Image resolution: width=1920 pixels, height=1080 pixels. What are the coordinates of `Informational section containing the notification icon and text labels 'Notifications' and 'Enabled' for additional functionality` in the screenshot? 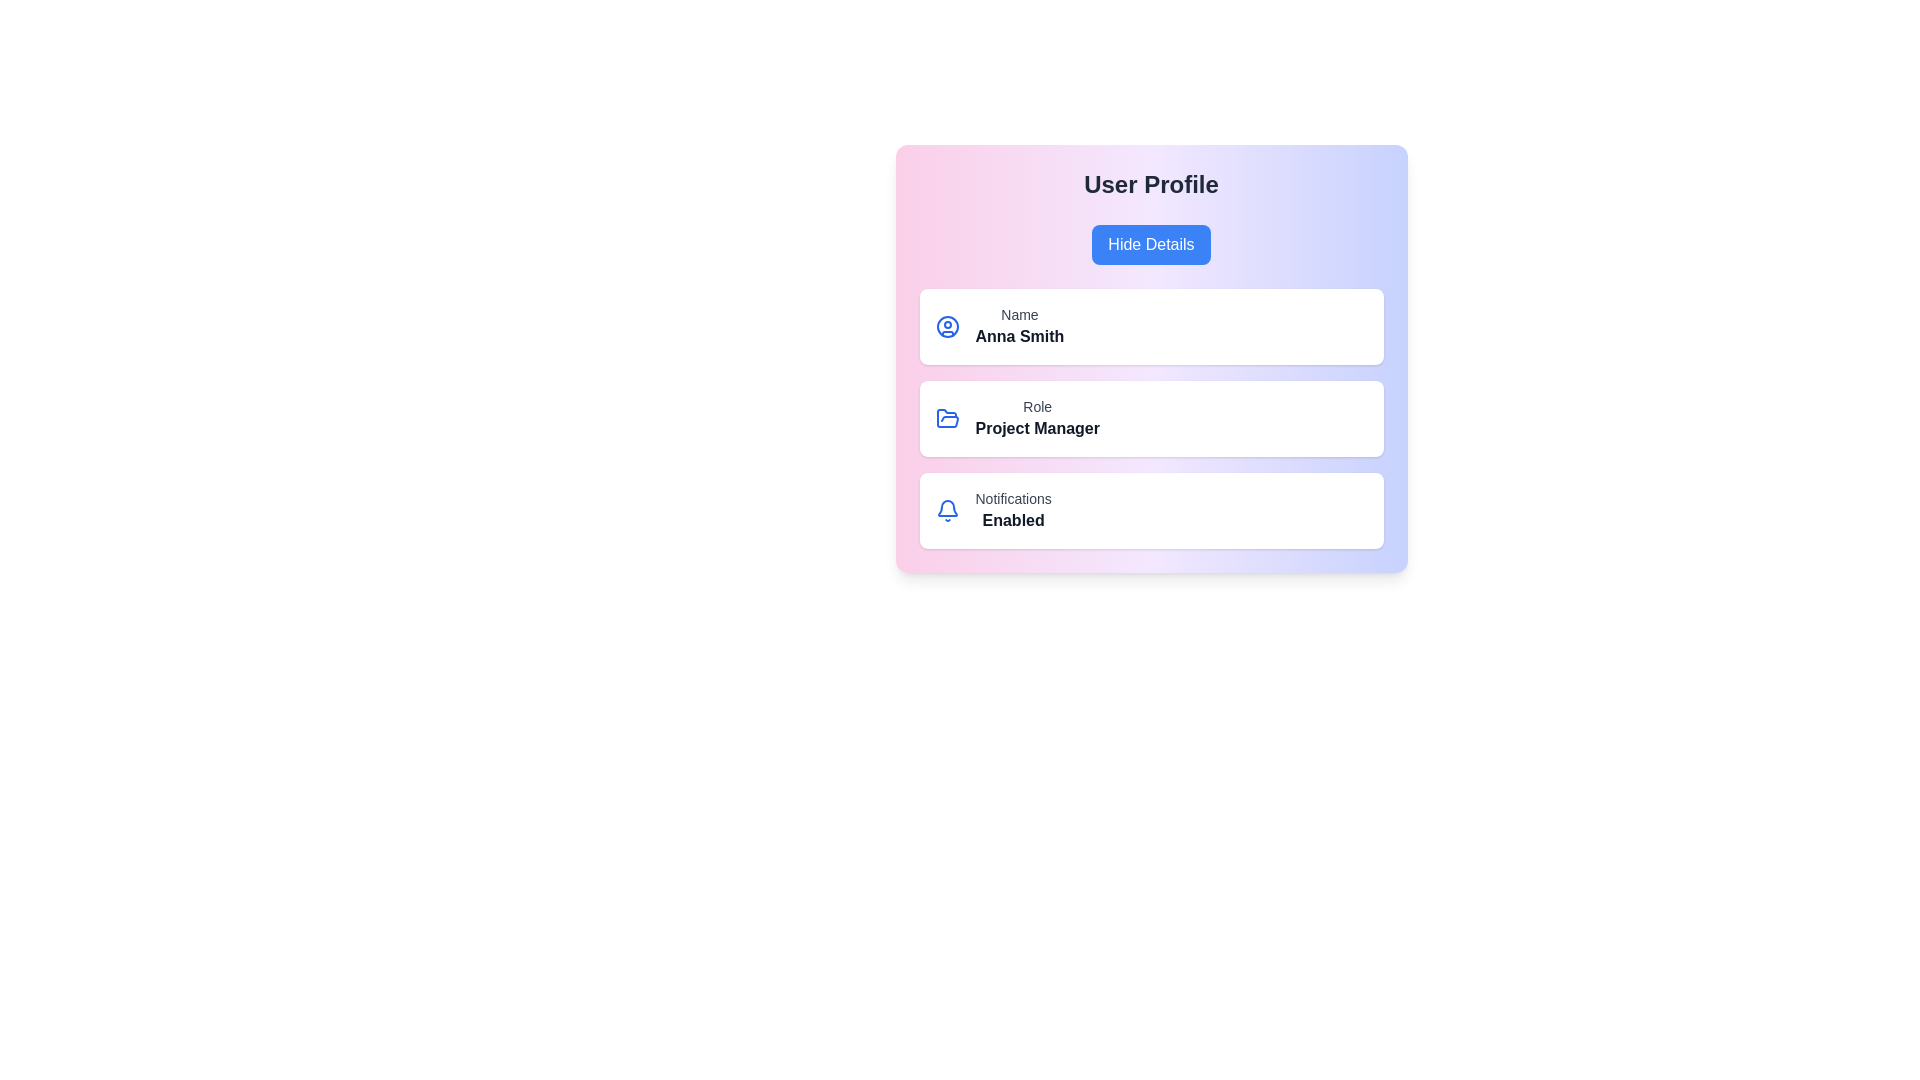 It's located at (1151, 509).